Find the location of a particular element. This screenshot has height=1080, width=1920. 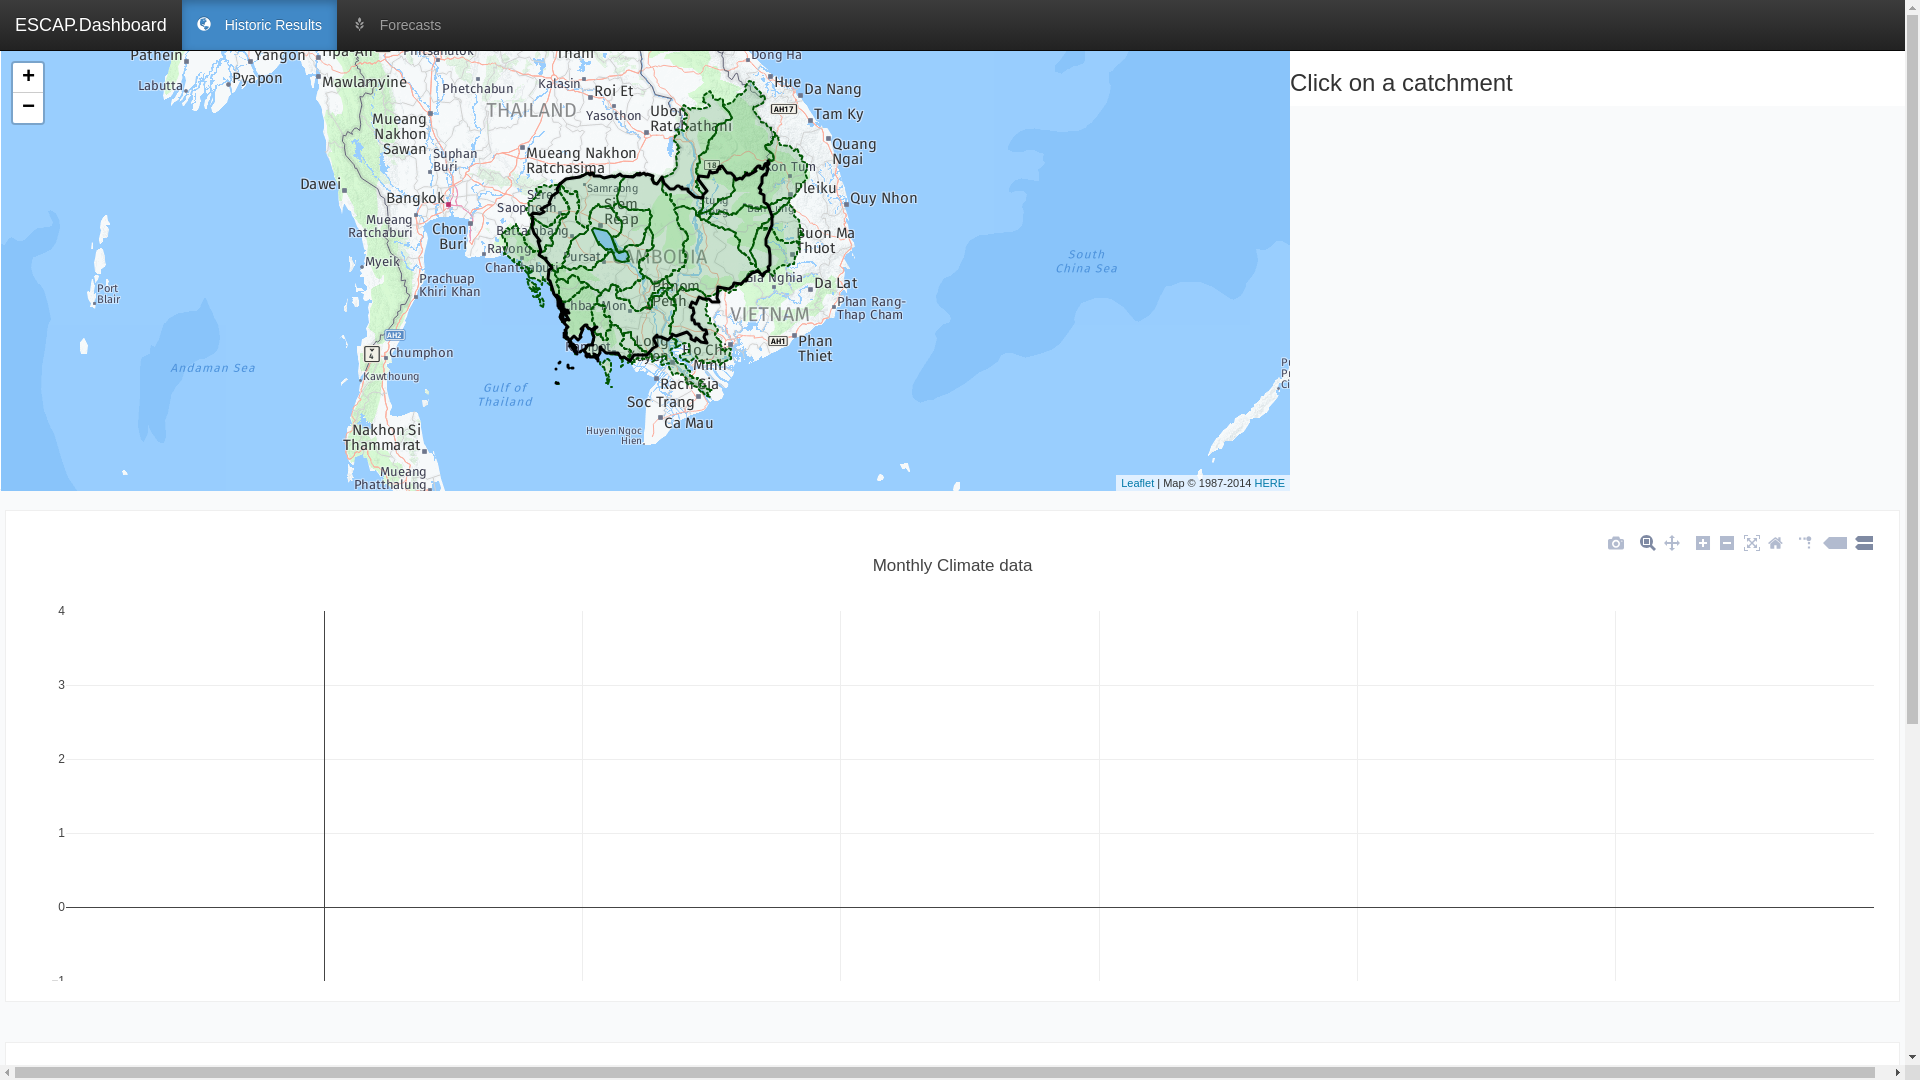

'HERE' is located at coordinates (1268, 482).